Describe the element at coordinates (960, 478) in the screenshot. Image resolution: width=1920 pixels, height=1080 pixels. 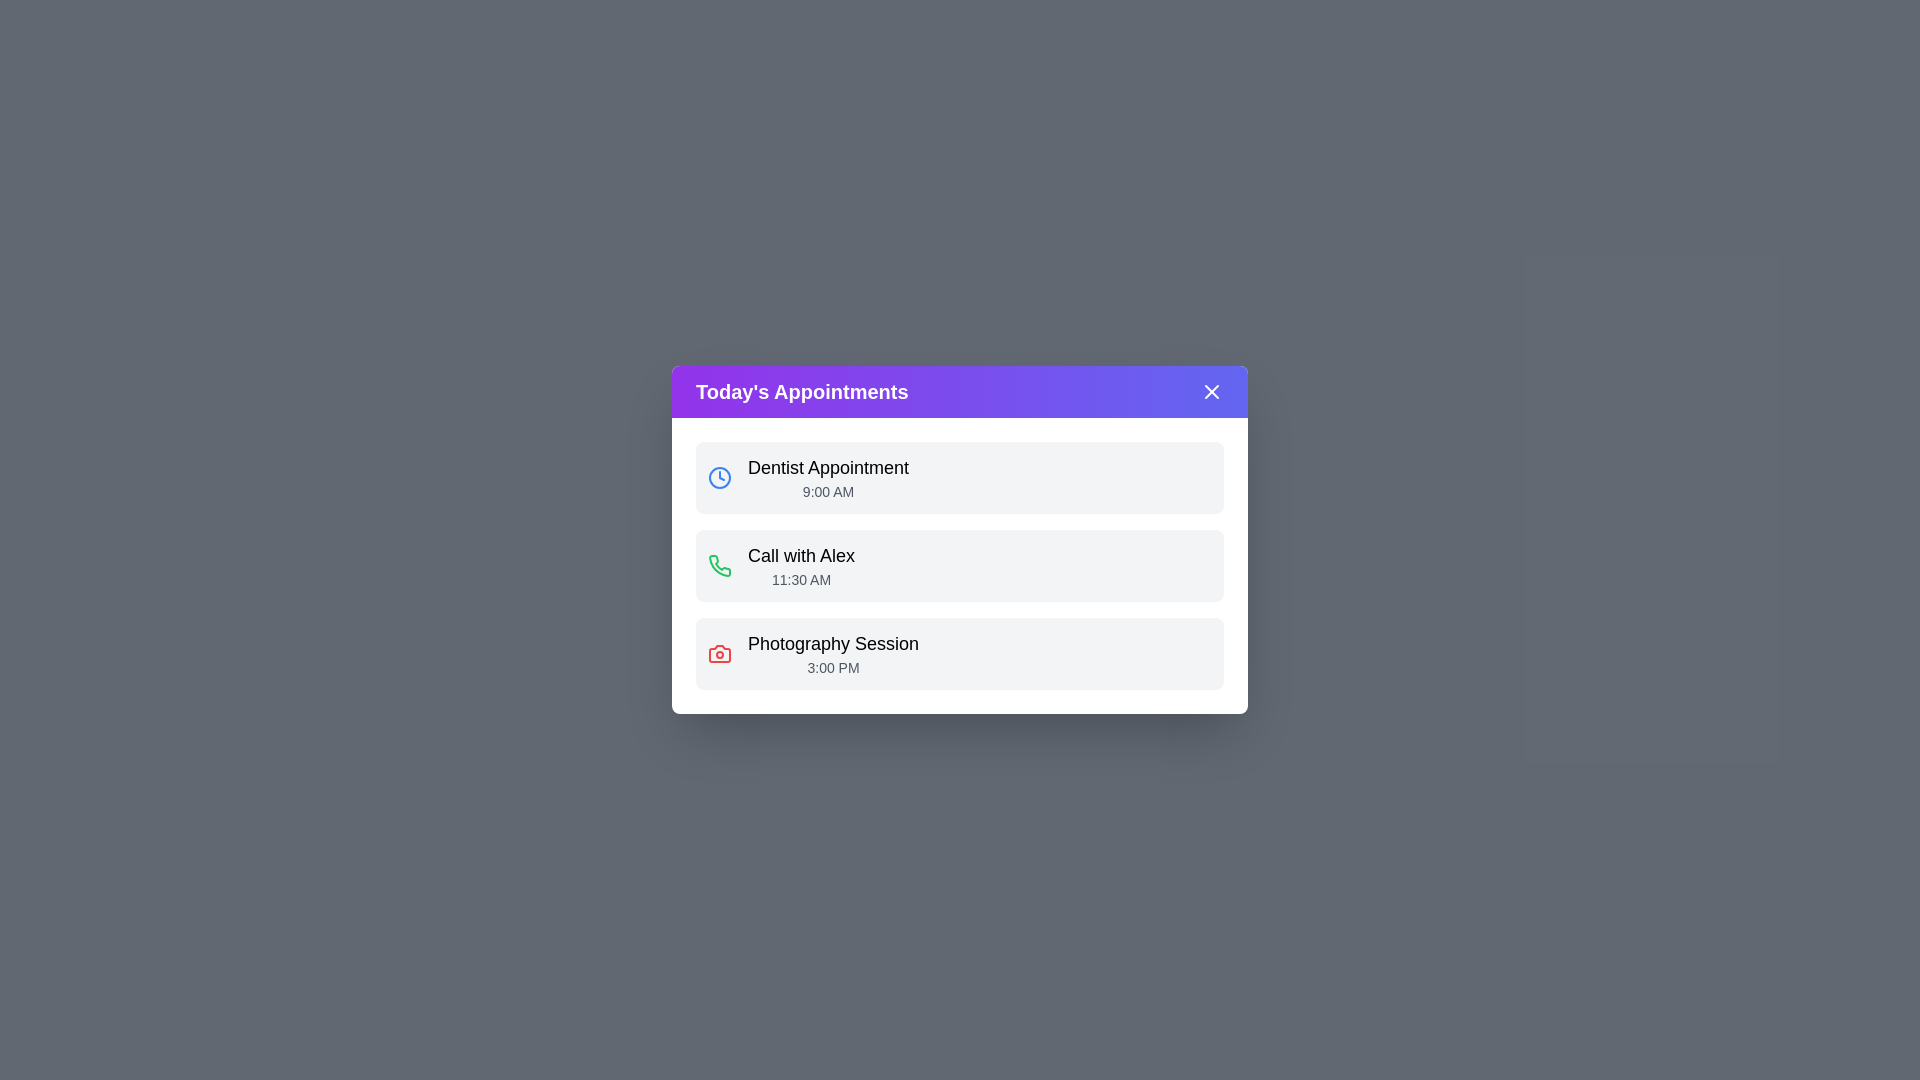
I see `the appointment item corresponding to Dentist Appointment` at that location.